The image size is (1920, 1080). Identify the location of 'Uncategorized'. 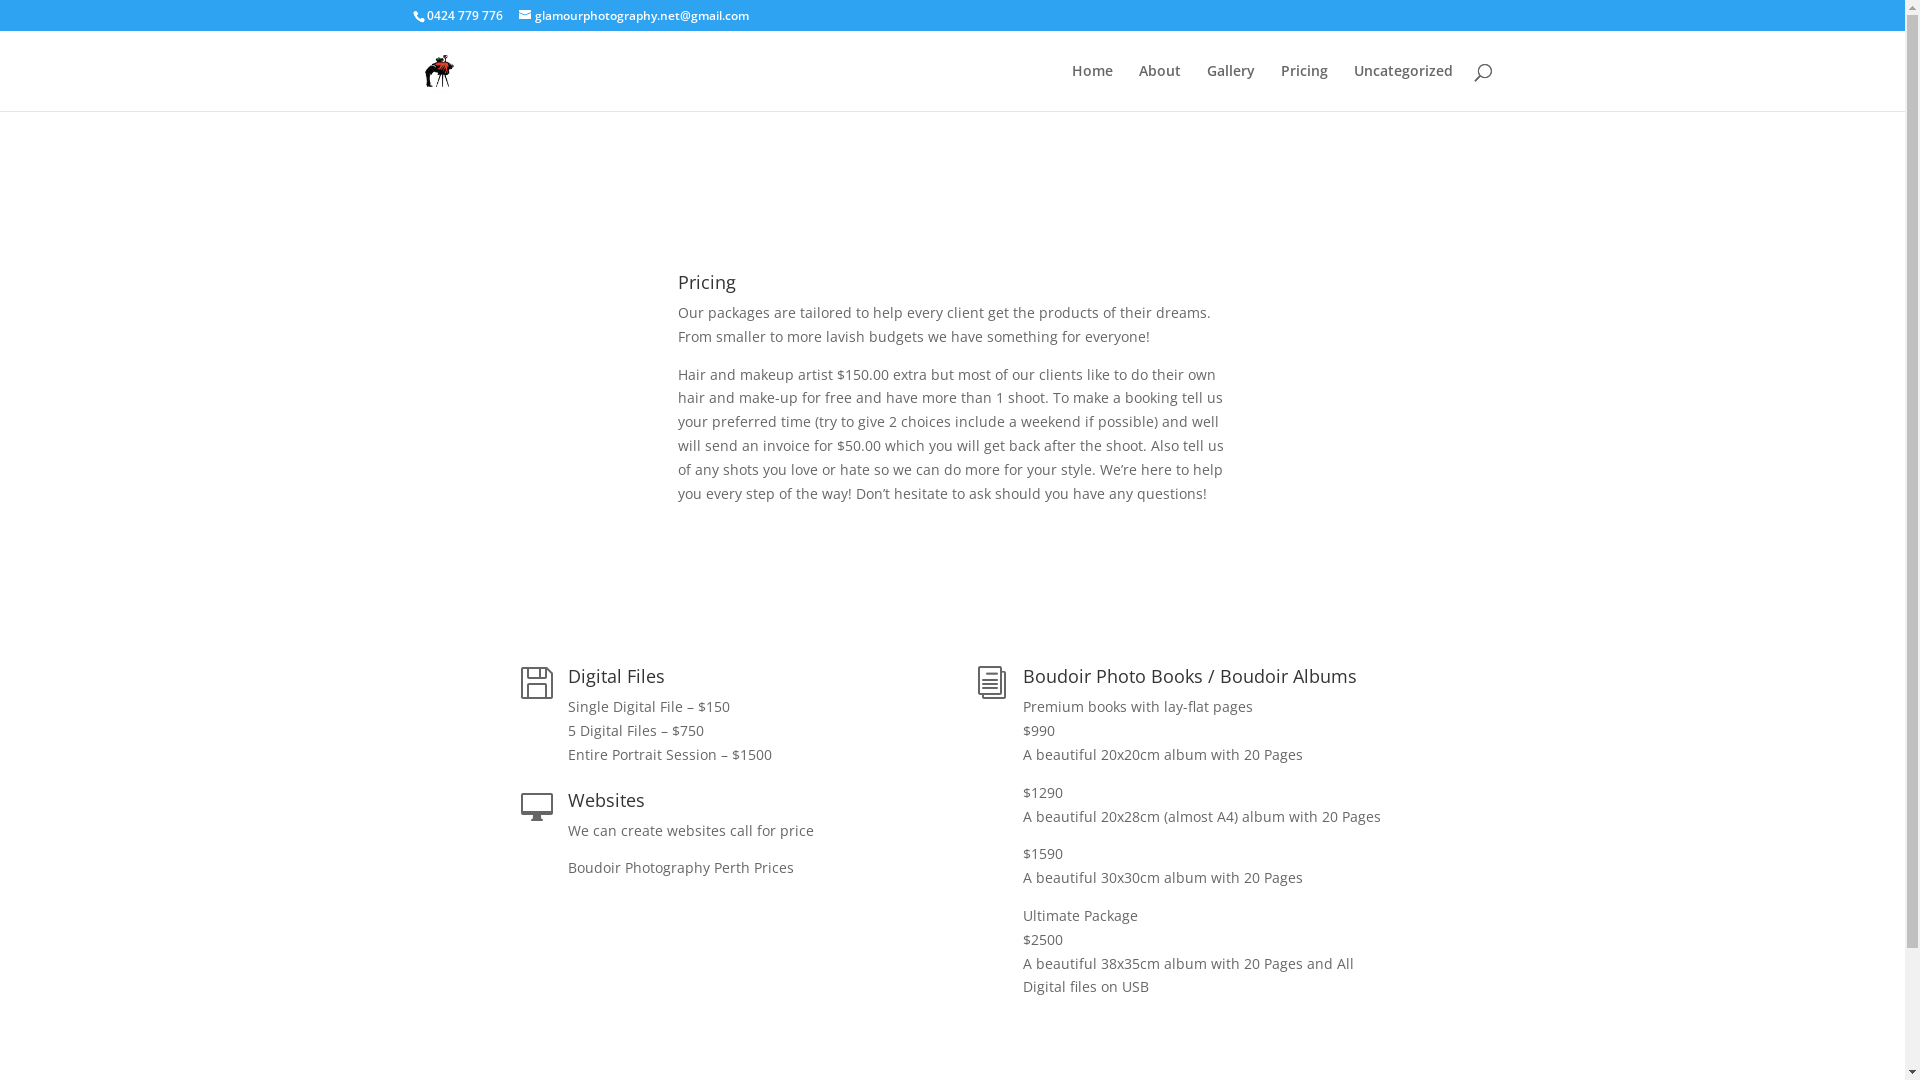
(1353, 86).